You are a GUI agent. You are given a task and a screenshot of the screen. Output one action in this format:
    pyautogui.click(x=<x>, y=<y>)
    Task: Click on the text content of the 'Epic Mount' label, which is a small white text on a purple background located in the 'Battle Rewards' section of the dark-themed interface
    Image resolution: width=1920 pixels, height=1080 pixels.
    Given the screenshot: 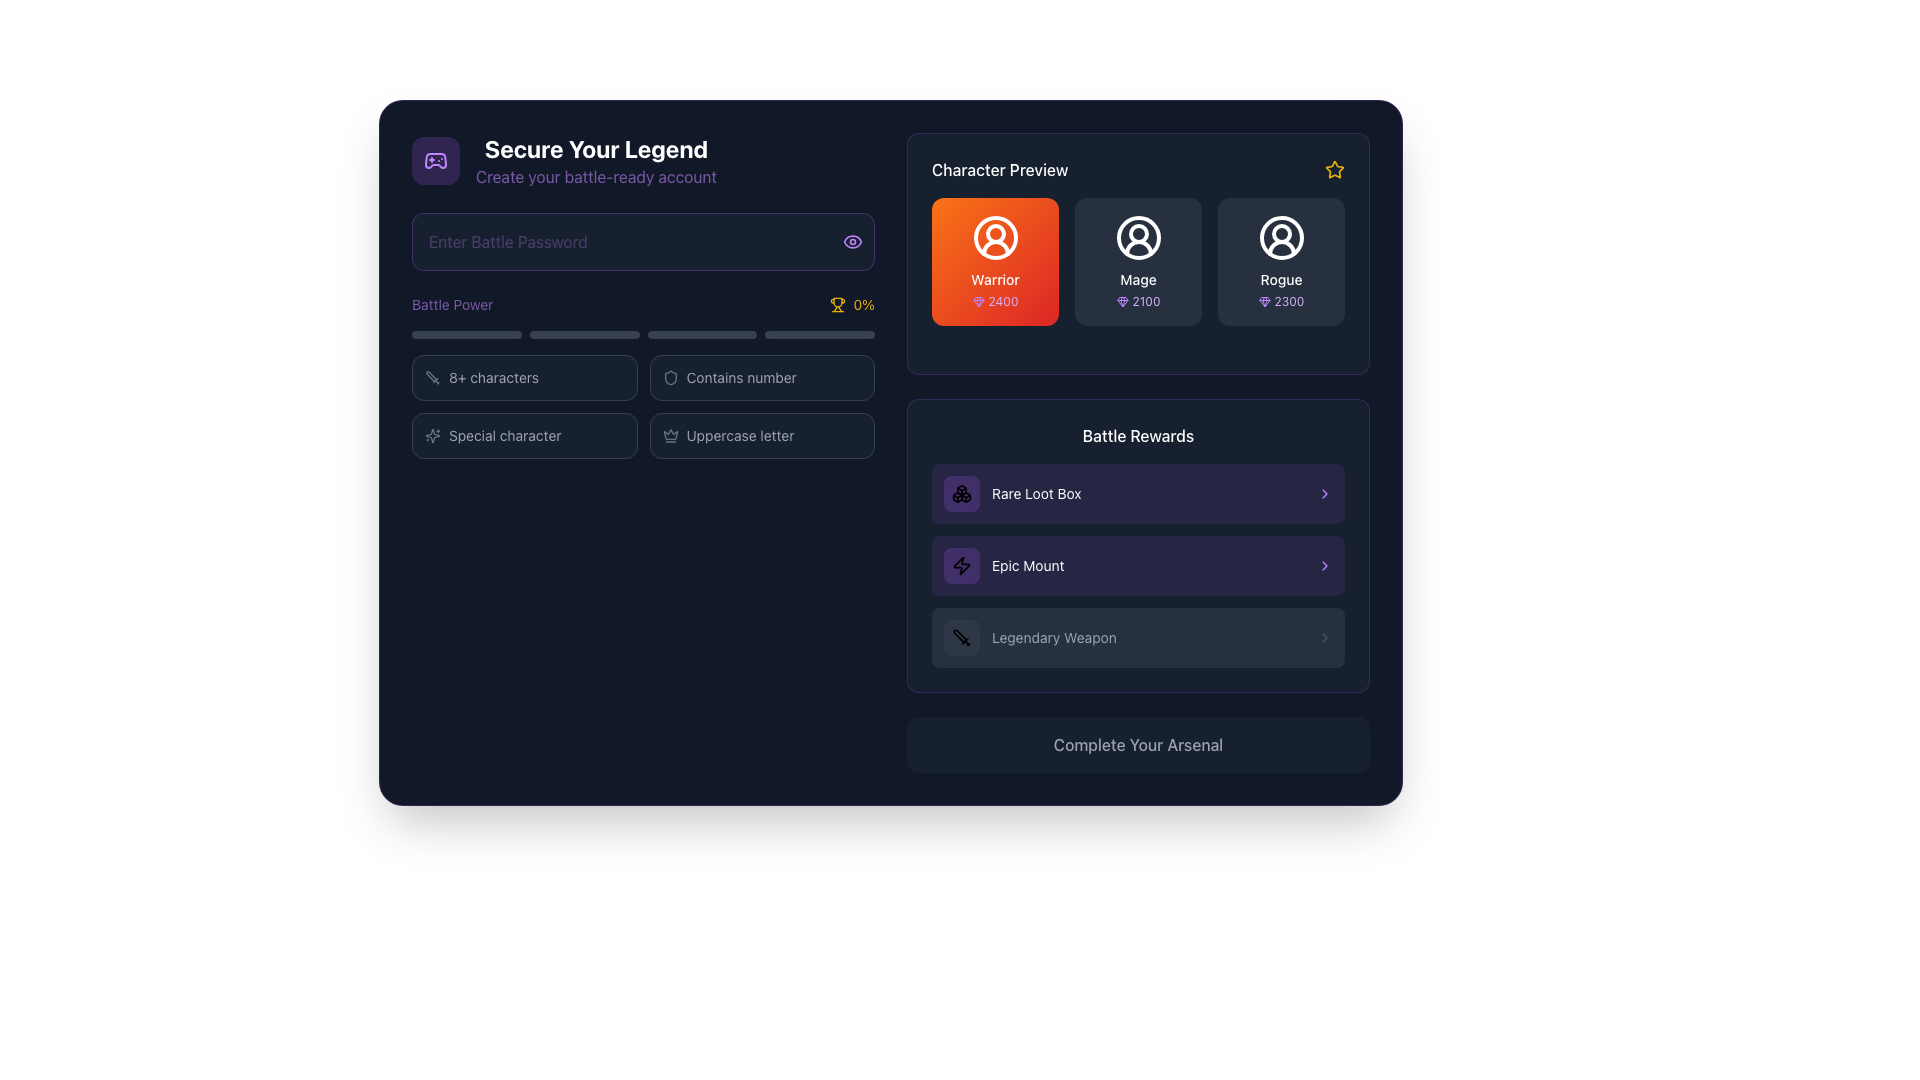 What is the action you would take?
    pyautogui.click(x=1028, y=566)
    